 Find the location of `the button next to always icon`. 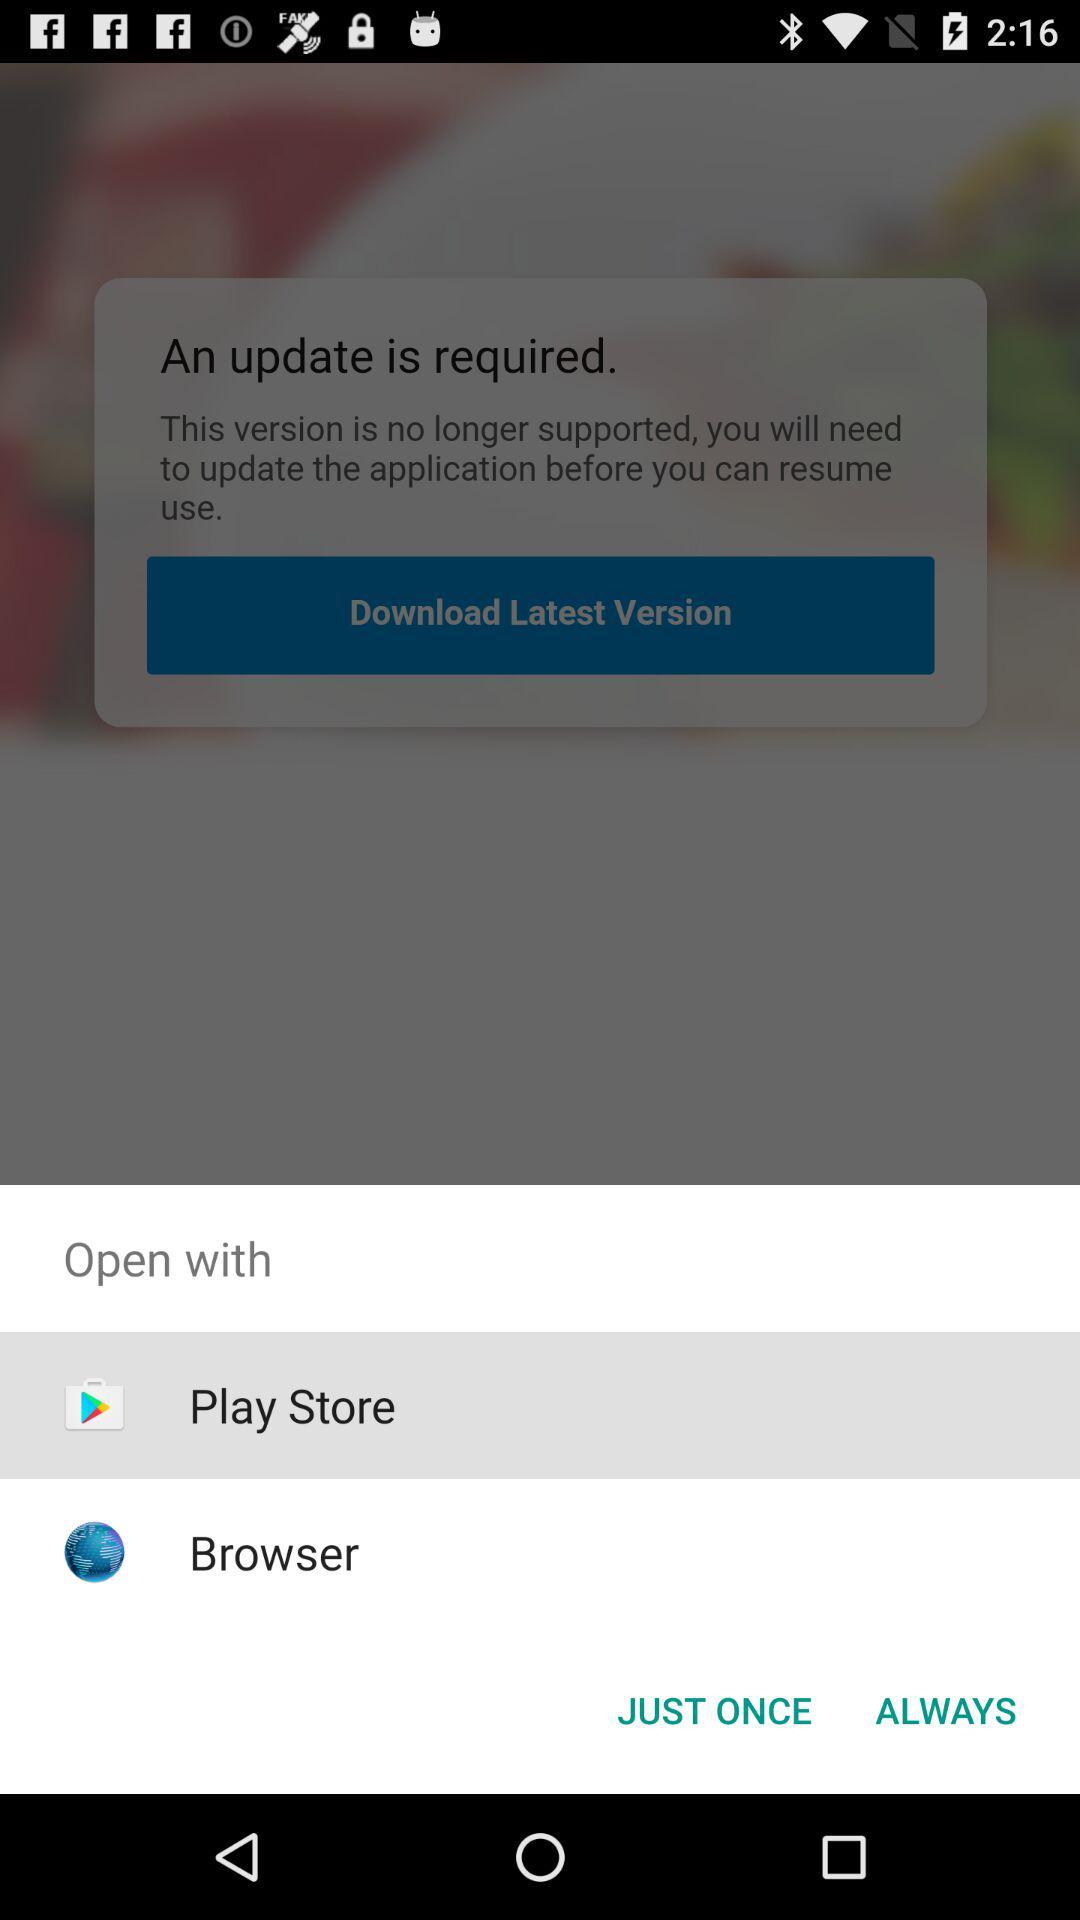

the button next to always icon is located at coordinates (713, 1708).